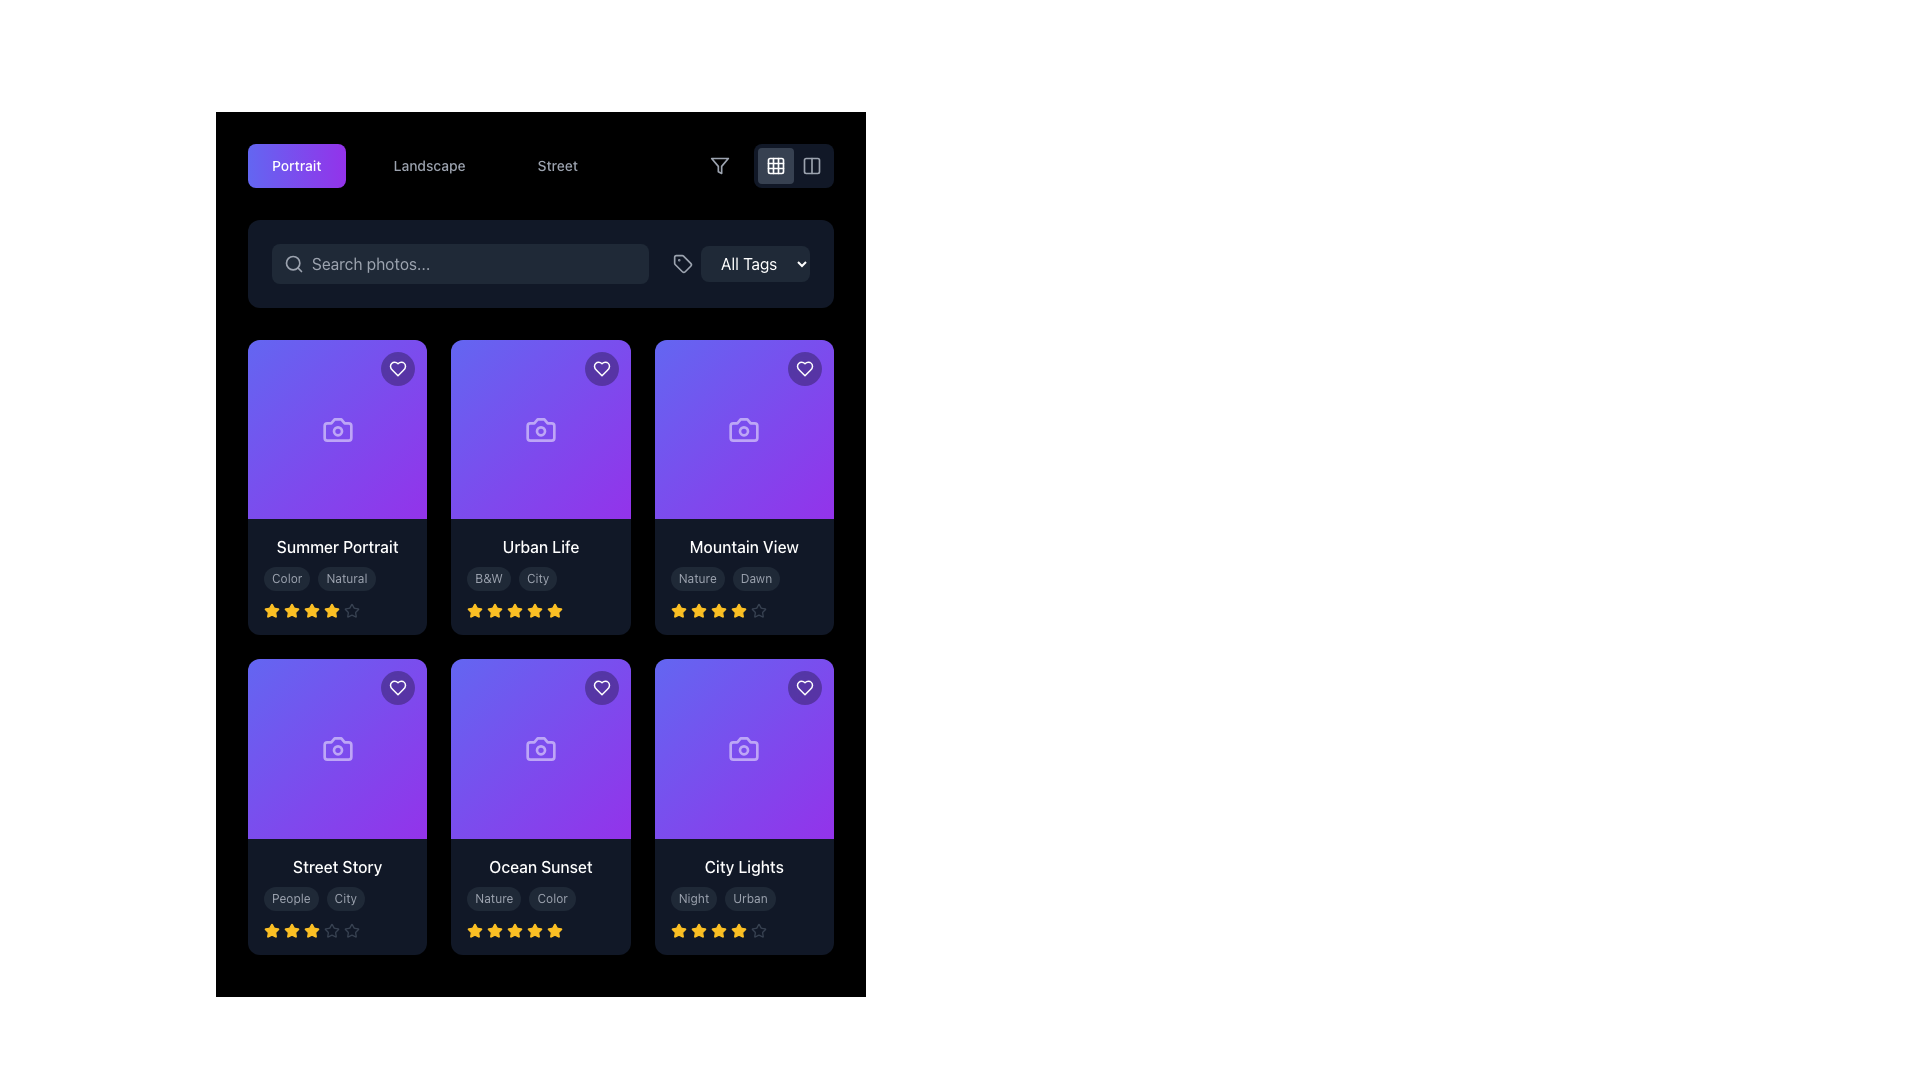 The image size is (1920, 1080). Describe the element at coordinates (474, 930) in the screenshot. I see `the first star icon in the rating system under the 'Ocean Sunset' photo card` at that location.